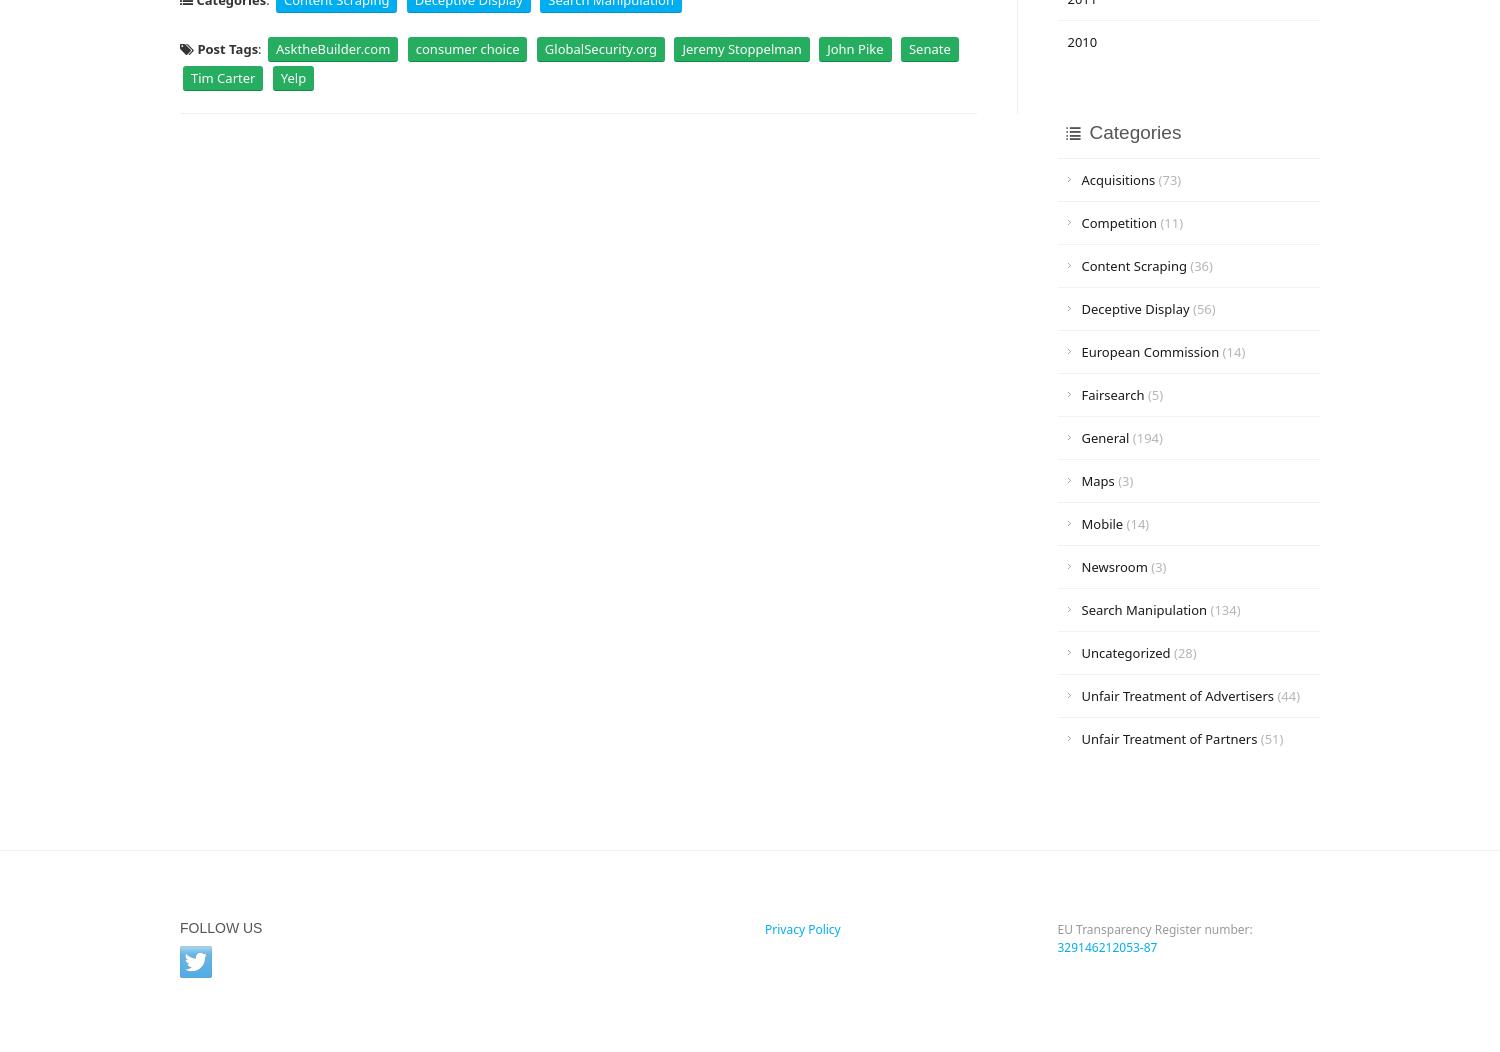  What do you see at coordinates (599, 48) in the screenshot?
I see `'GlobalSecurity.org'` at bounding box center [599, 48].